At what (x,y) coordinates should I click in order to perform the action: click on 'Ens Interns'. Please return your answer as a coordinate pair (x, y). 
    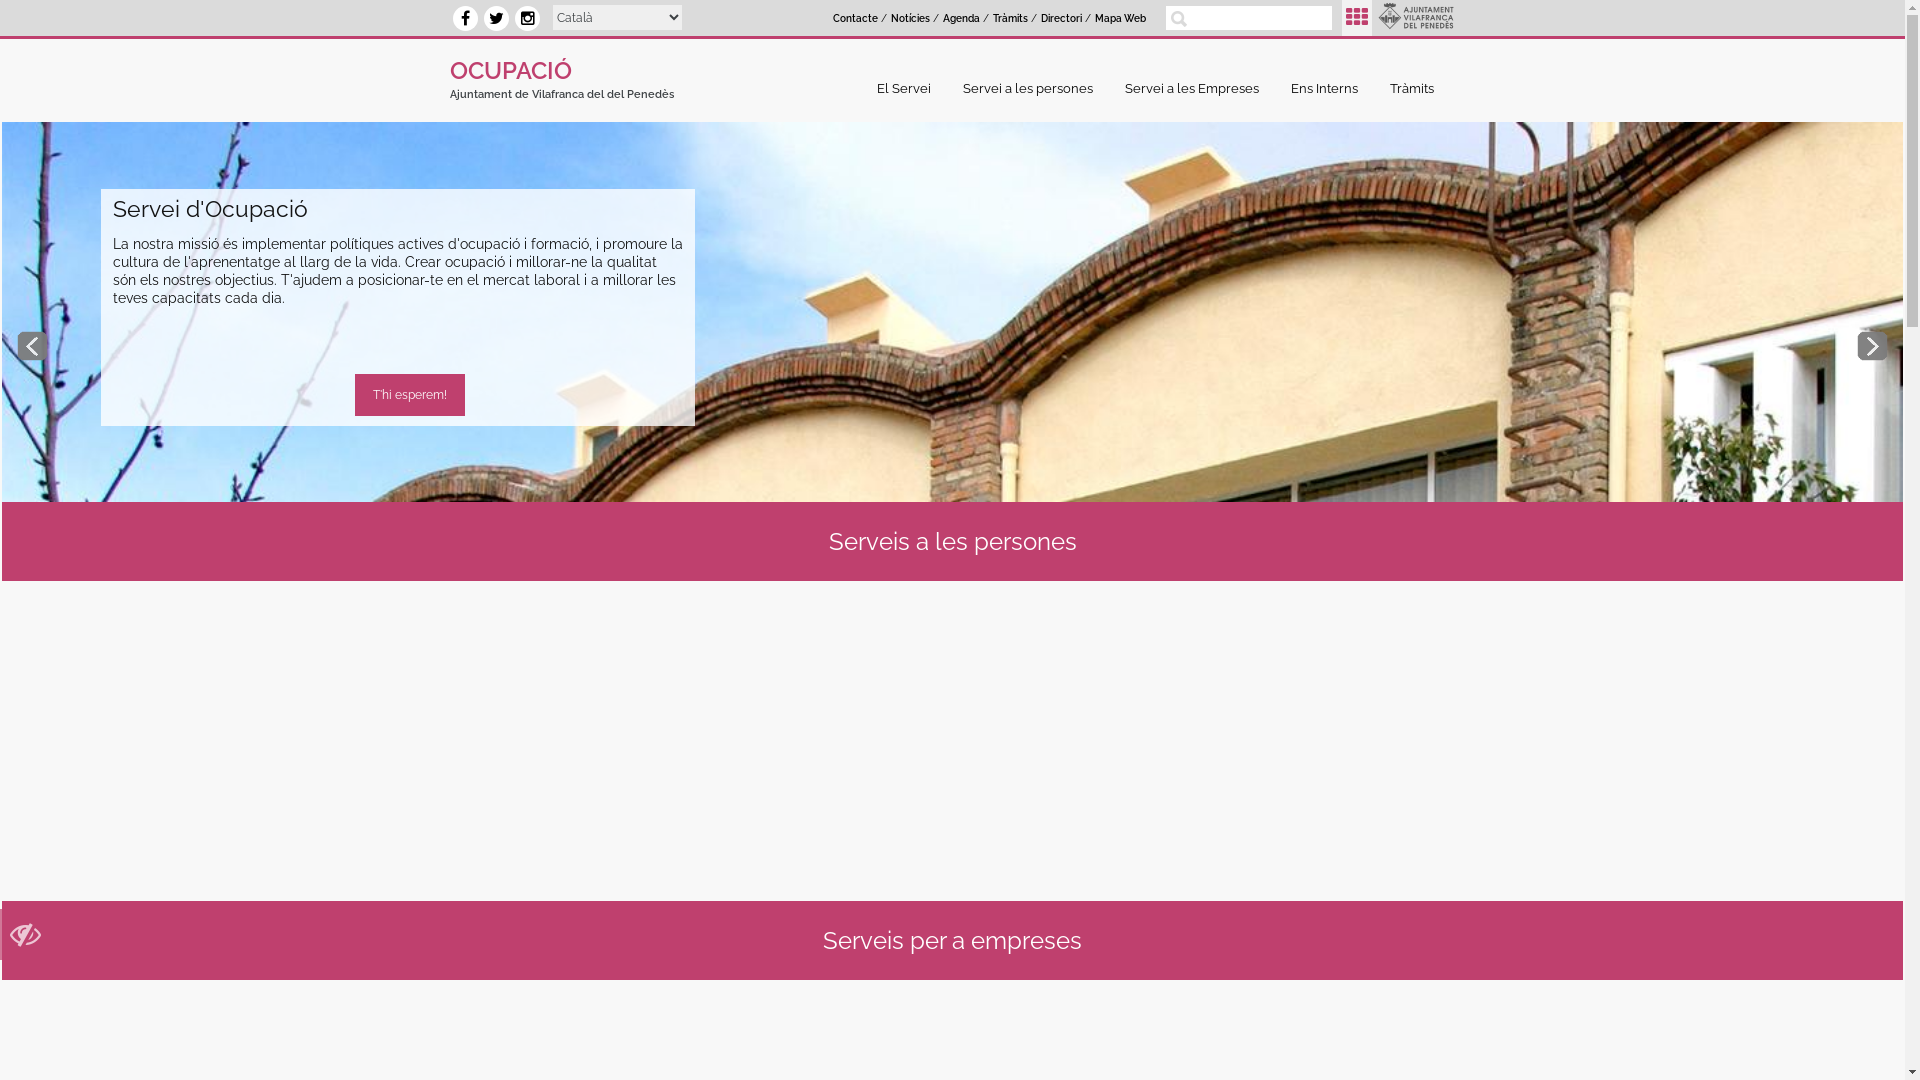
    Looking at the image, I should click on (1329, 87).